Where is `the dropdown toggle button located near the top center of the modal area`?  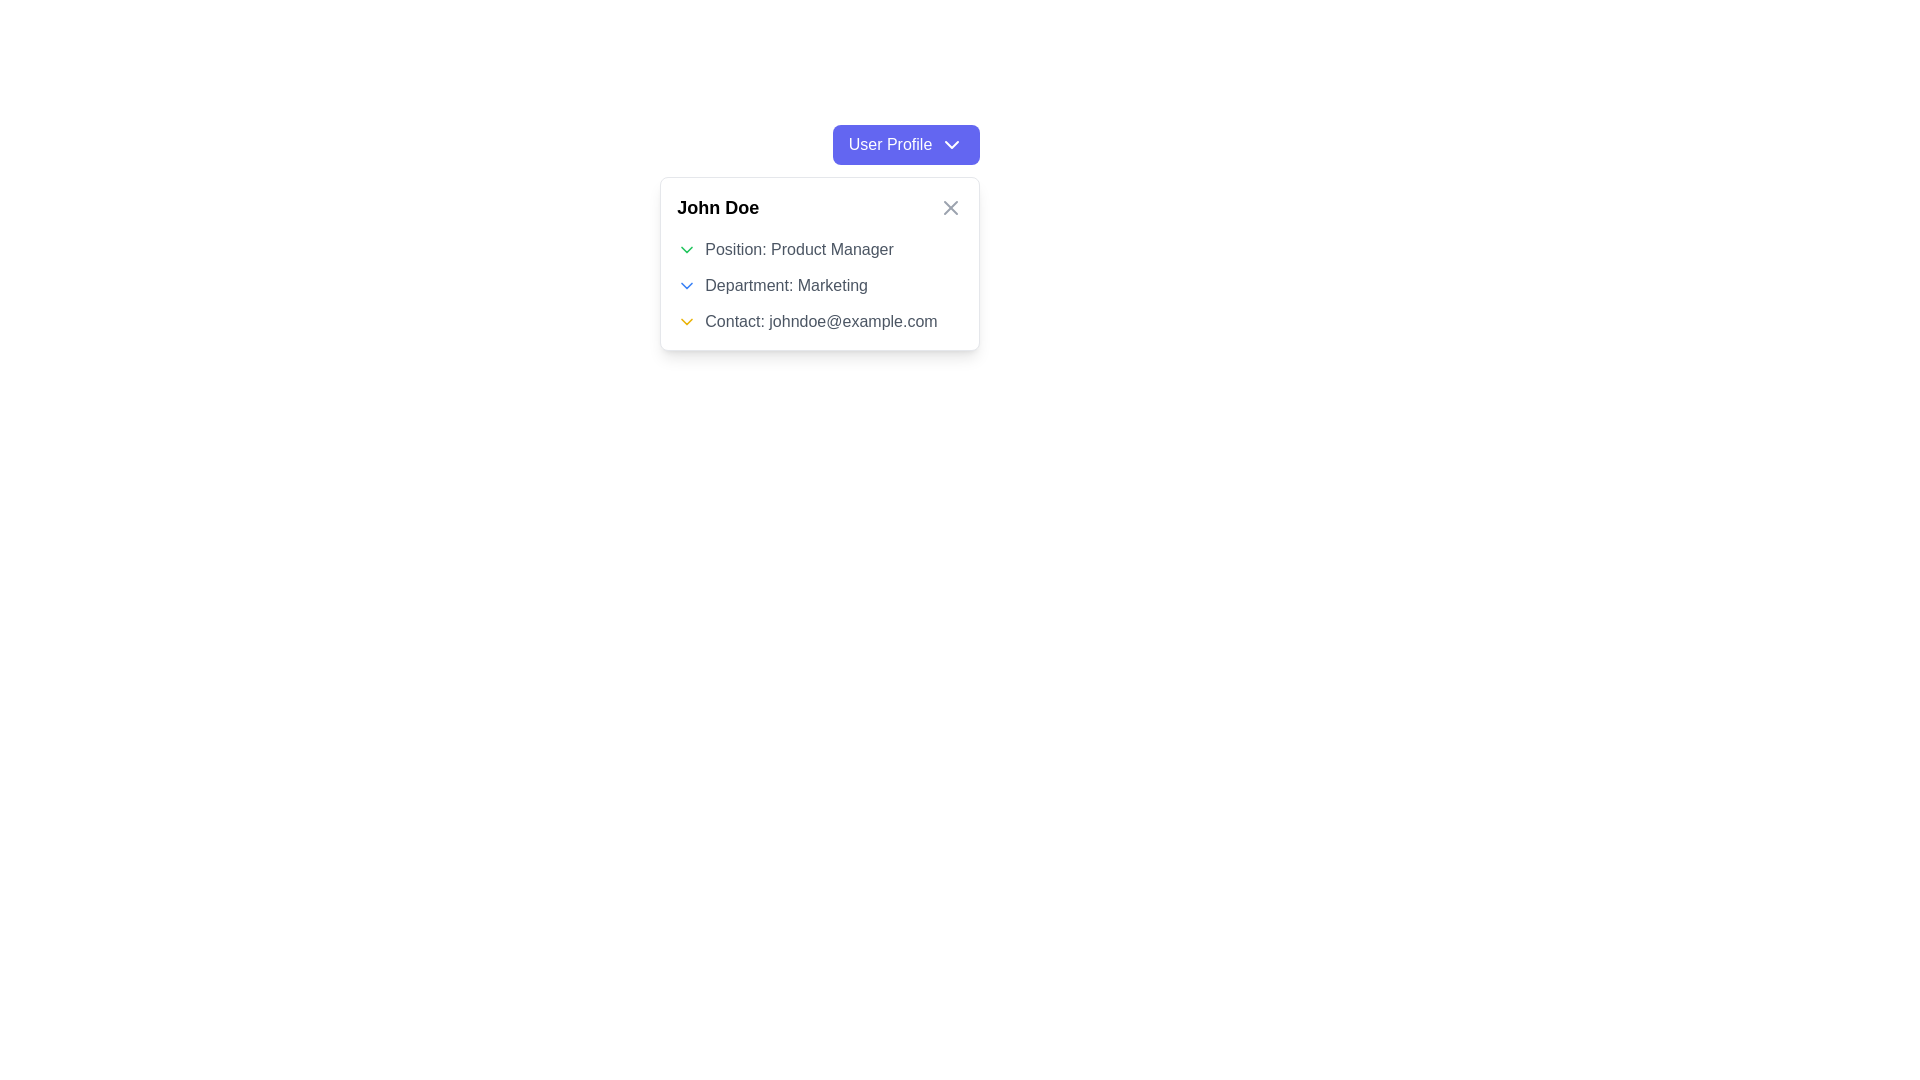
the dropdown toggle button located near the top center of the modal area is located at coordinates (905, 144).